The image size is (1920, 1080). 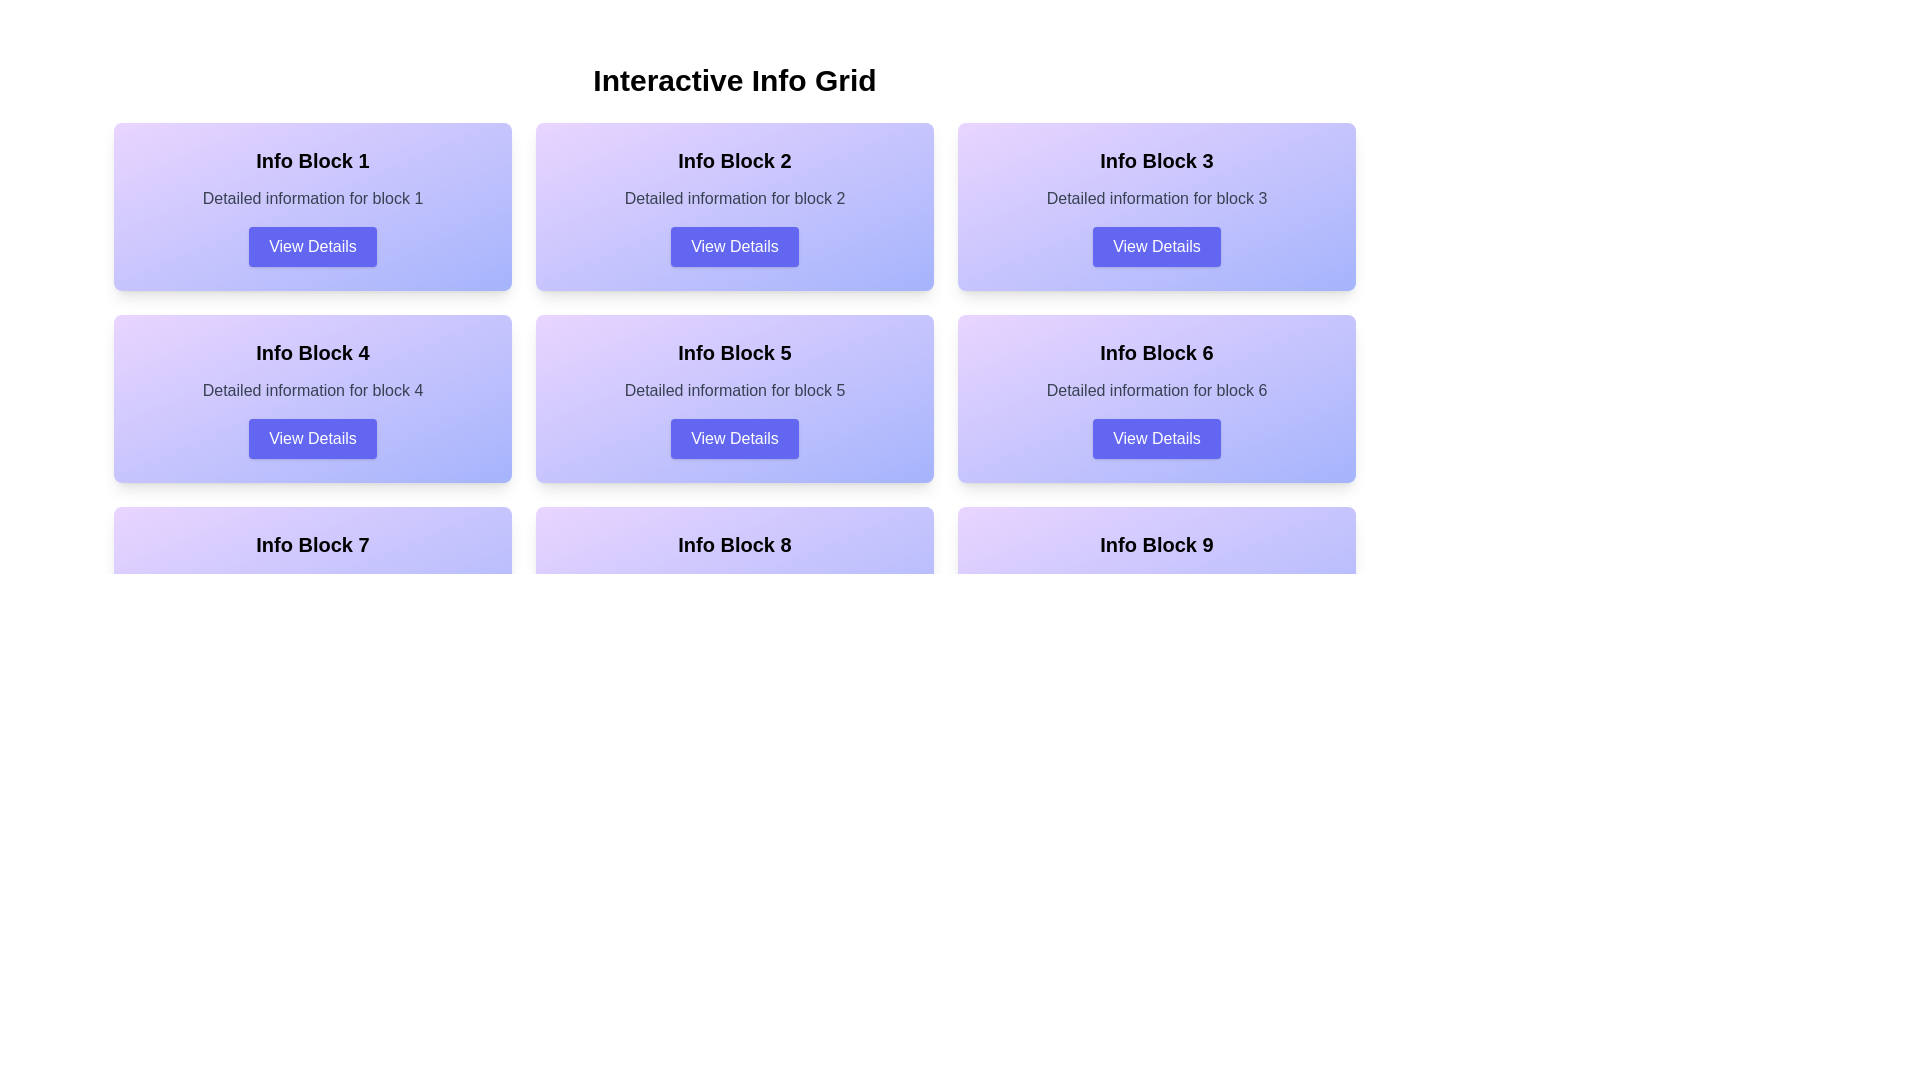 I want to click on the button in 'Info Block 4' located below the text 'Detailed information for block 4', so click(x=311, y=438).